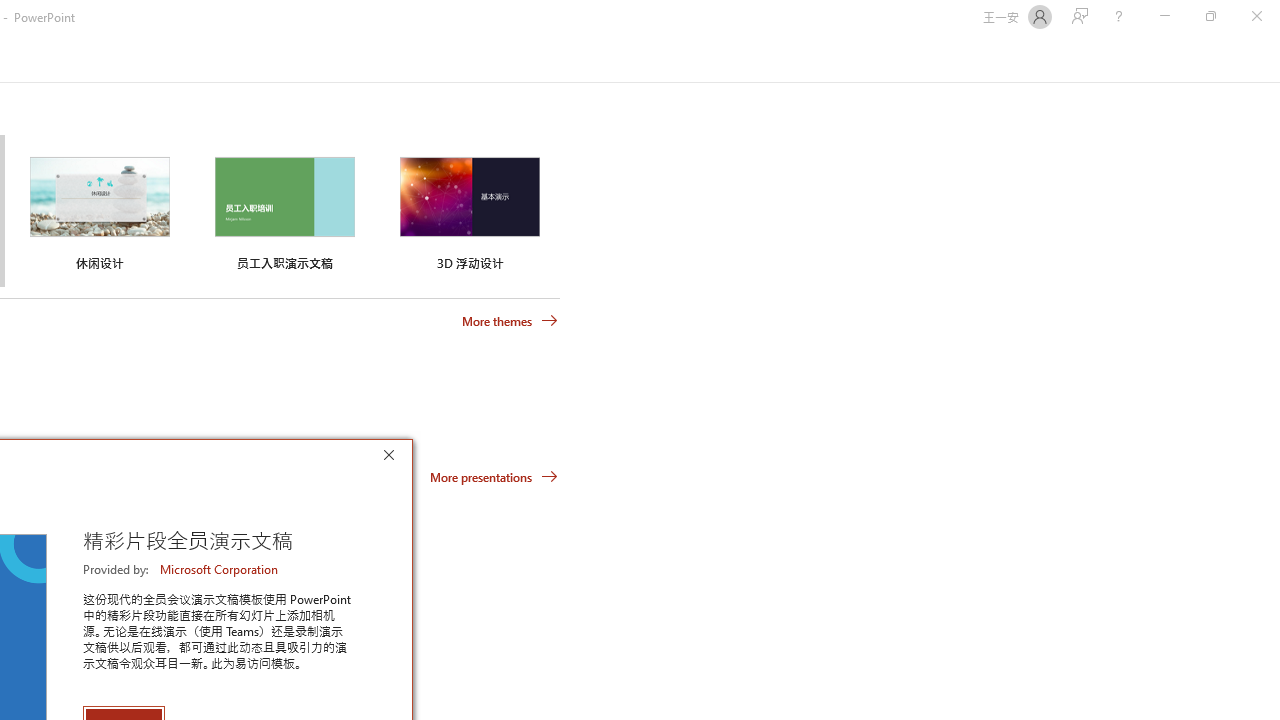 Image resolution: width=1280 pixels, height=720 pixels. What do you see at coordinates (494, 477) in the screenshot?
I see `'More presentations'` at bounding box center [494, 477].